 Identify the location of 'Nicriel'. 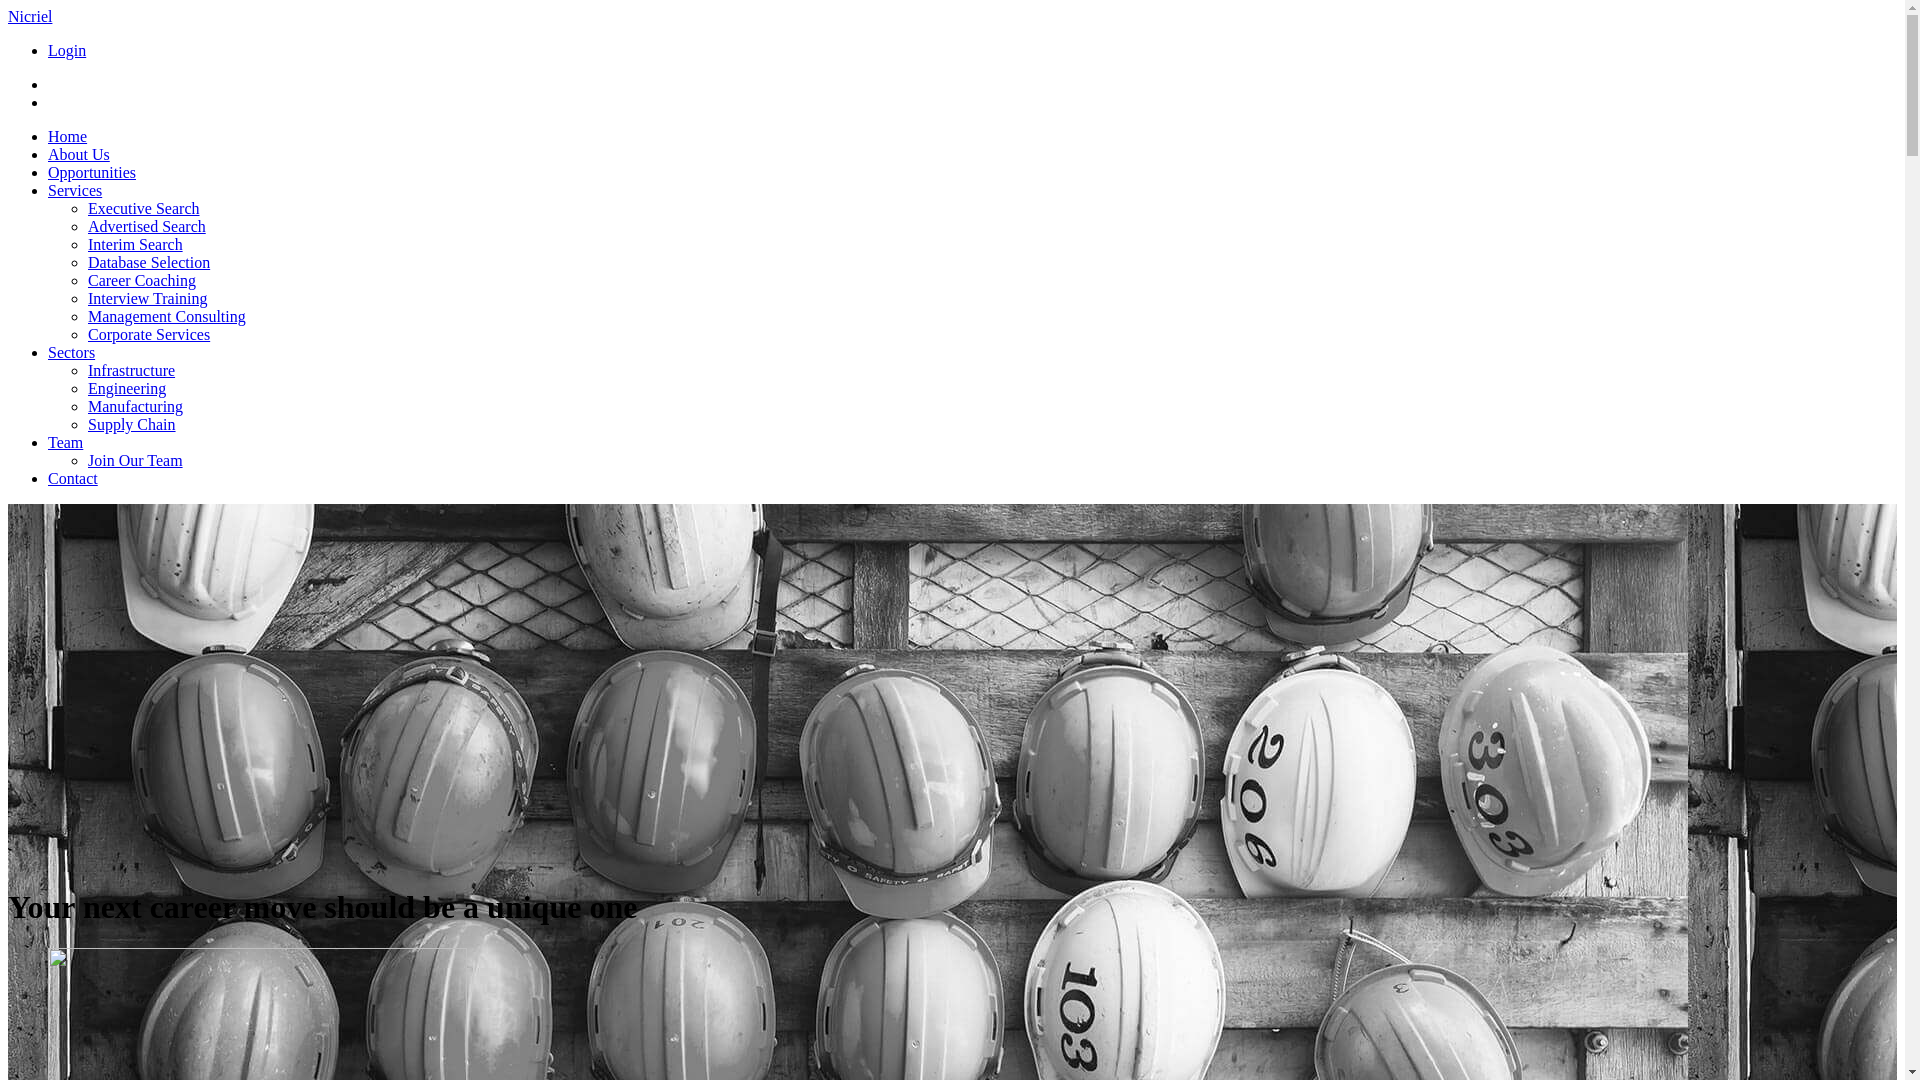
(29, 16).